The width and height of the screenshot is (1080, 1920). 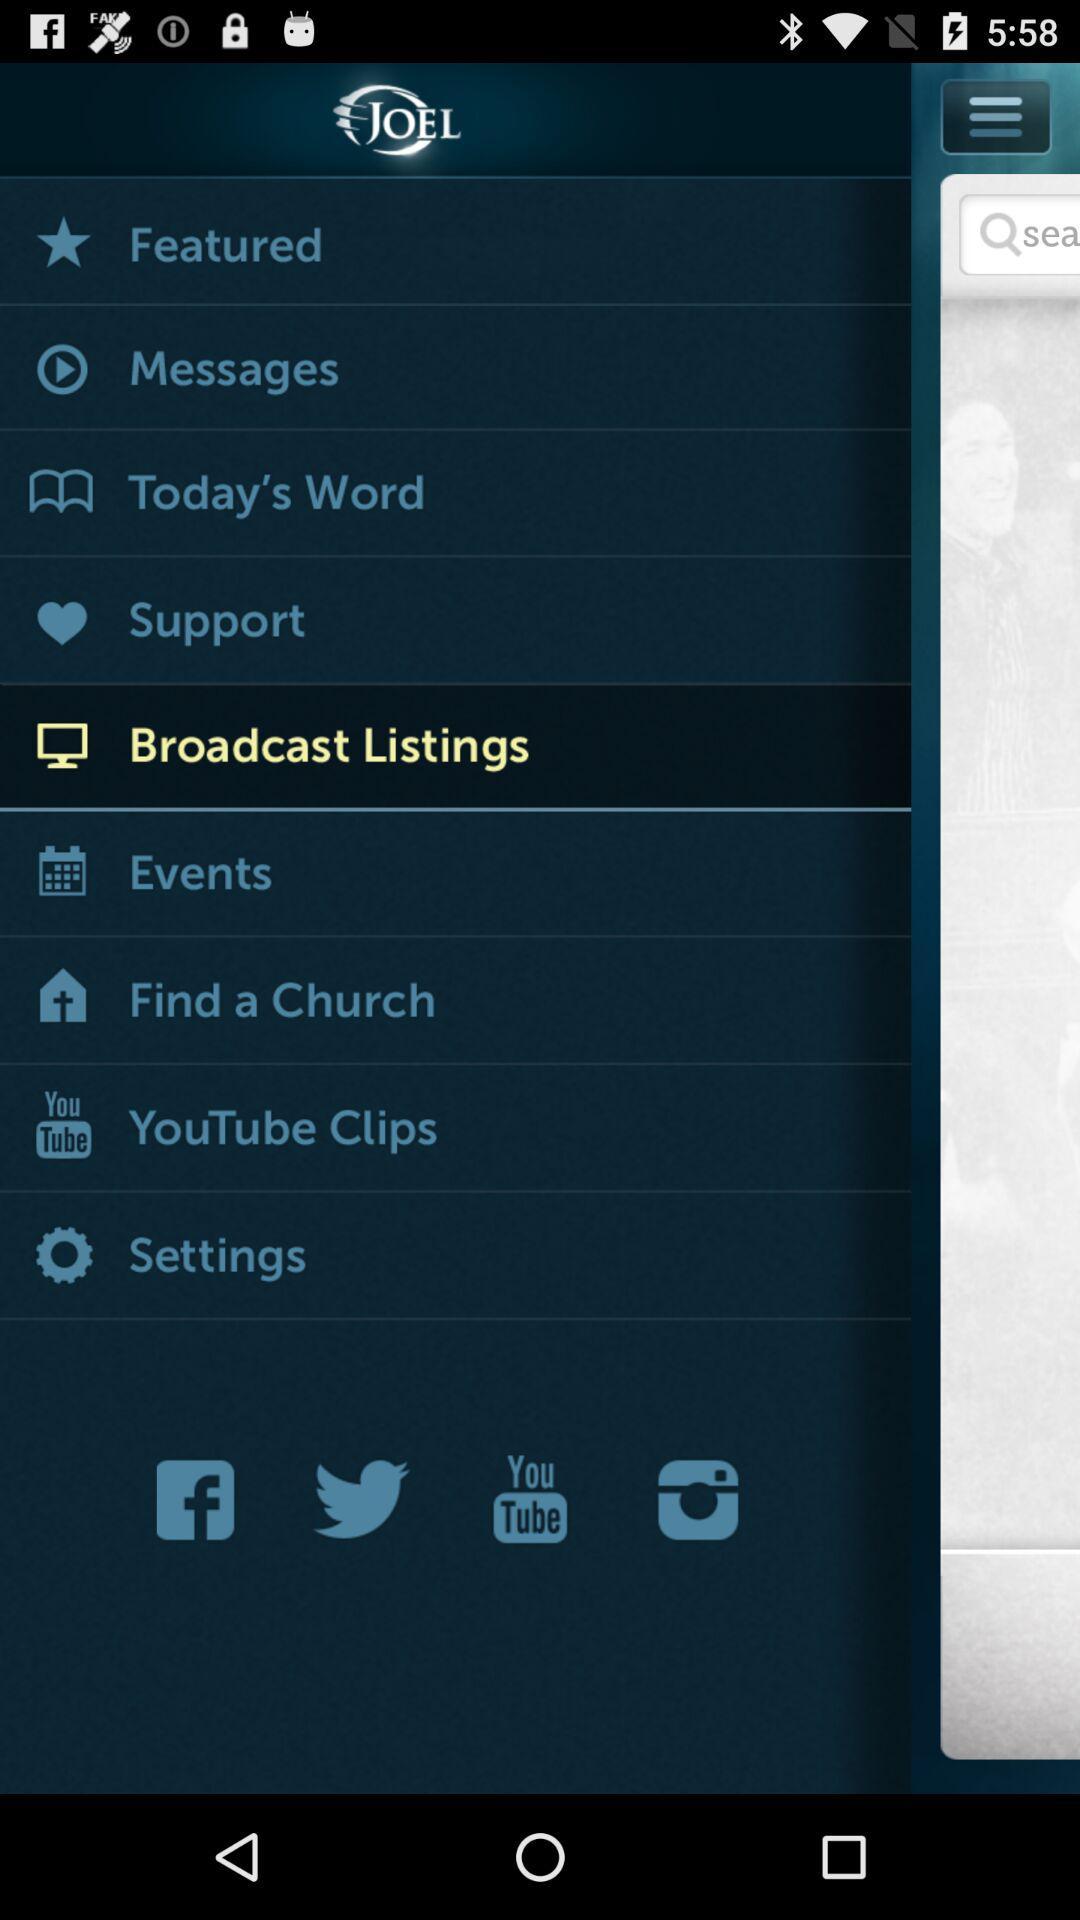 What do you see at coordinates (997, 115) in the screenshot?
I see `menu button` at bounding box center [997, 115].